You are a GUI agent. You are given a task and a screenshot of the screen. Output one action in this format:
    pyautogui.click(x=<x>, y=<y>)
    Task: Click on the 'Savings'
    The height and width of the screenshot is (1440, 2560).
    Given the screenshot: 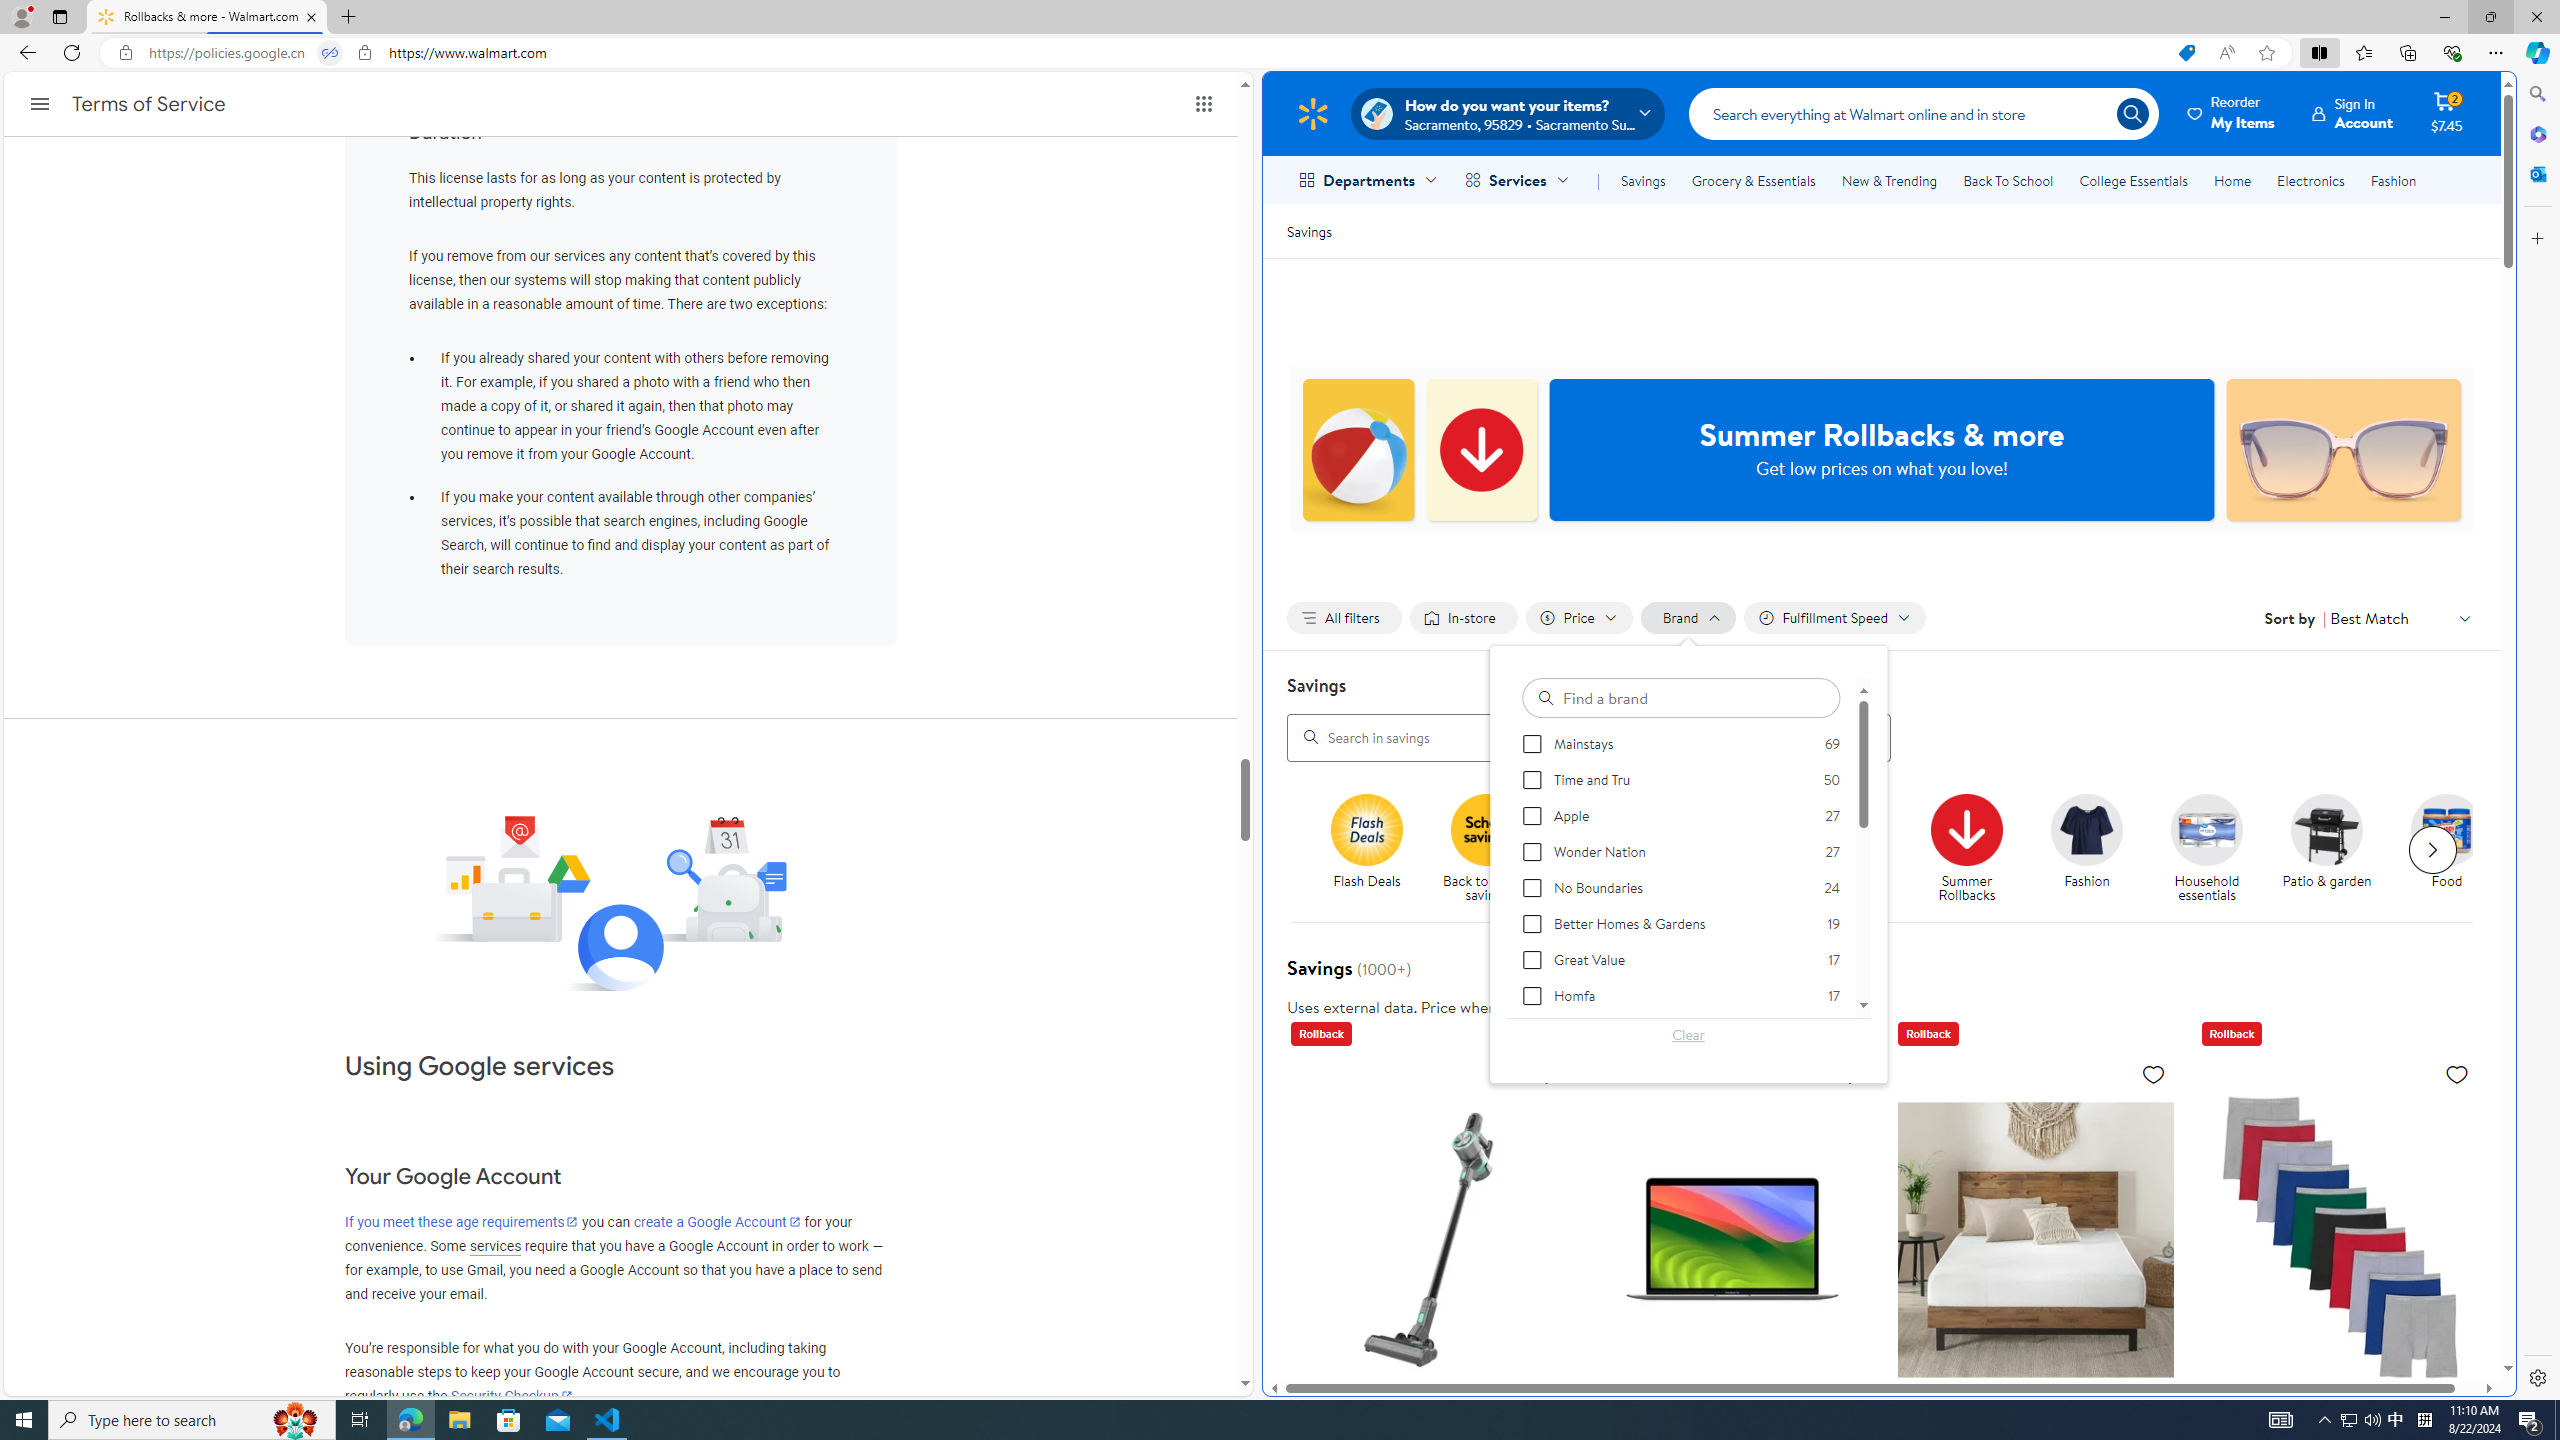 What is the action you would take?
    pyautogui.click(x=1642, y=180)
    